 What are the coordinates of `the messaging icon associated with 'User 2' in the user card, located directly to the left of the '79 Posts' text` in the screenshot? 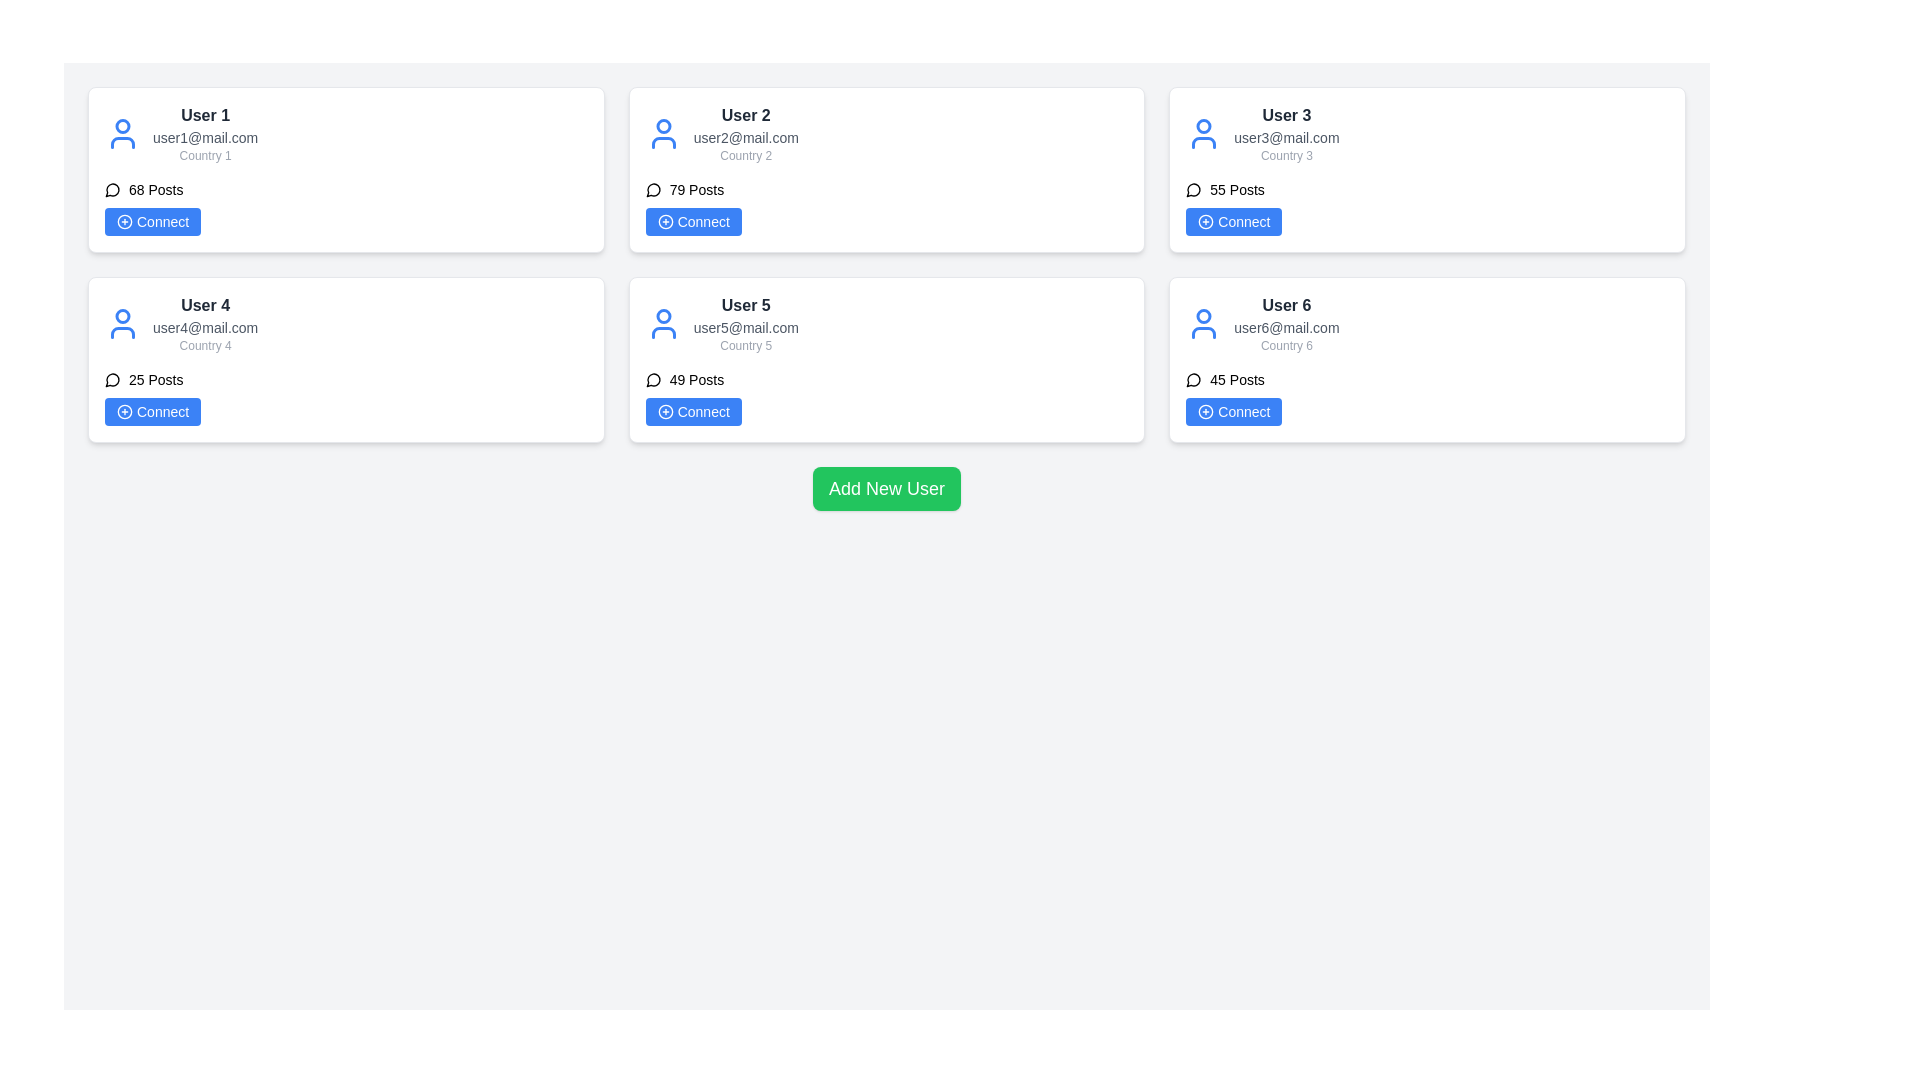 It's located at (653, 190).